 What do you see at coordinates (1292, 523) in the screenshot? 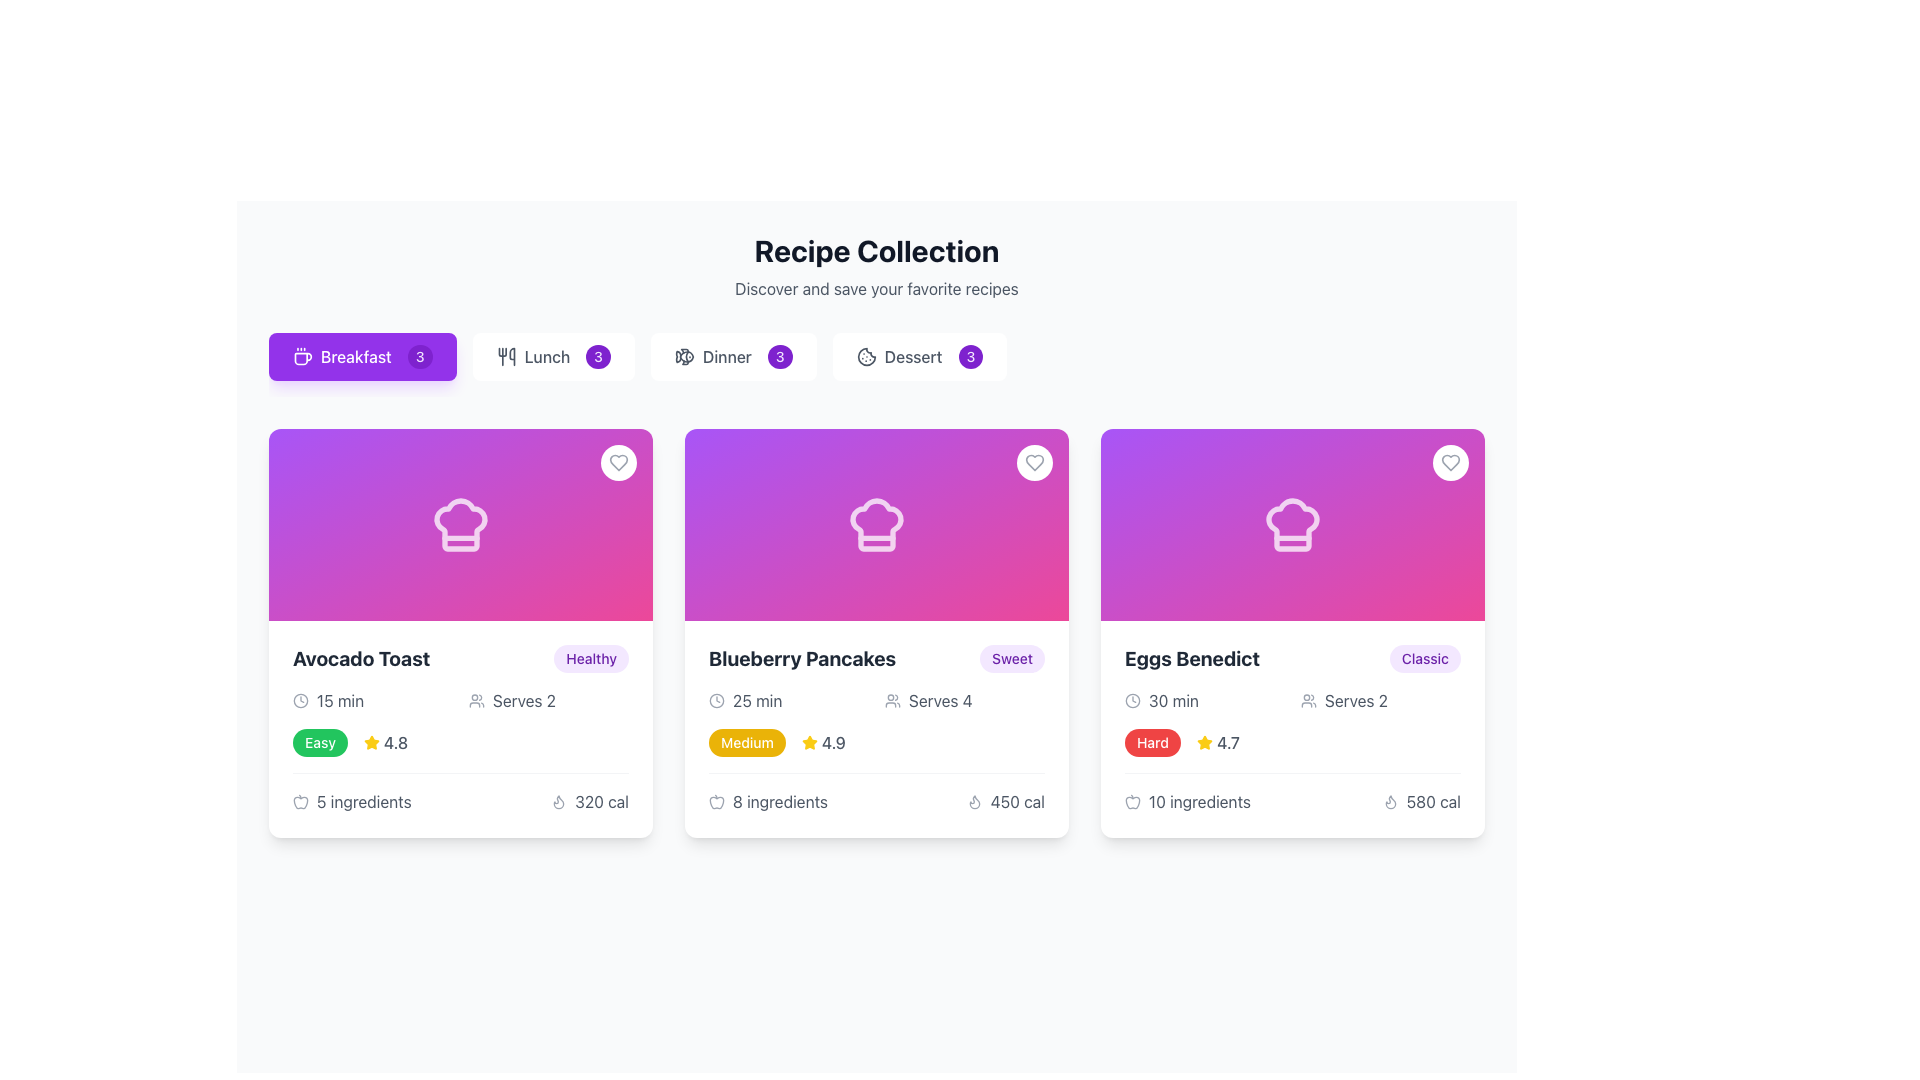
I see `the Decorative header image of the 'Eggs Benedict' card, which is a rectangular block with a gradient background from purple to pink and a white chef hat icon centered within it` at bounding box center [1292, 523].